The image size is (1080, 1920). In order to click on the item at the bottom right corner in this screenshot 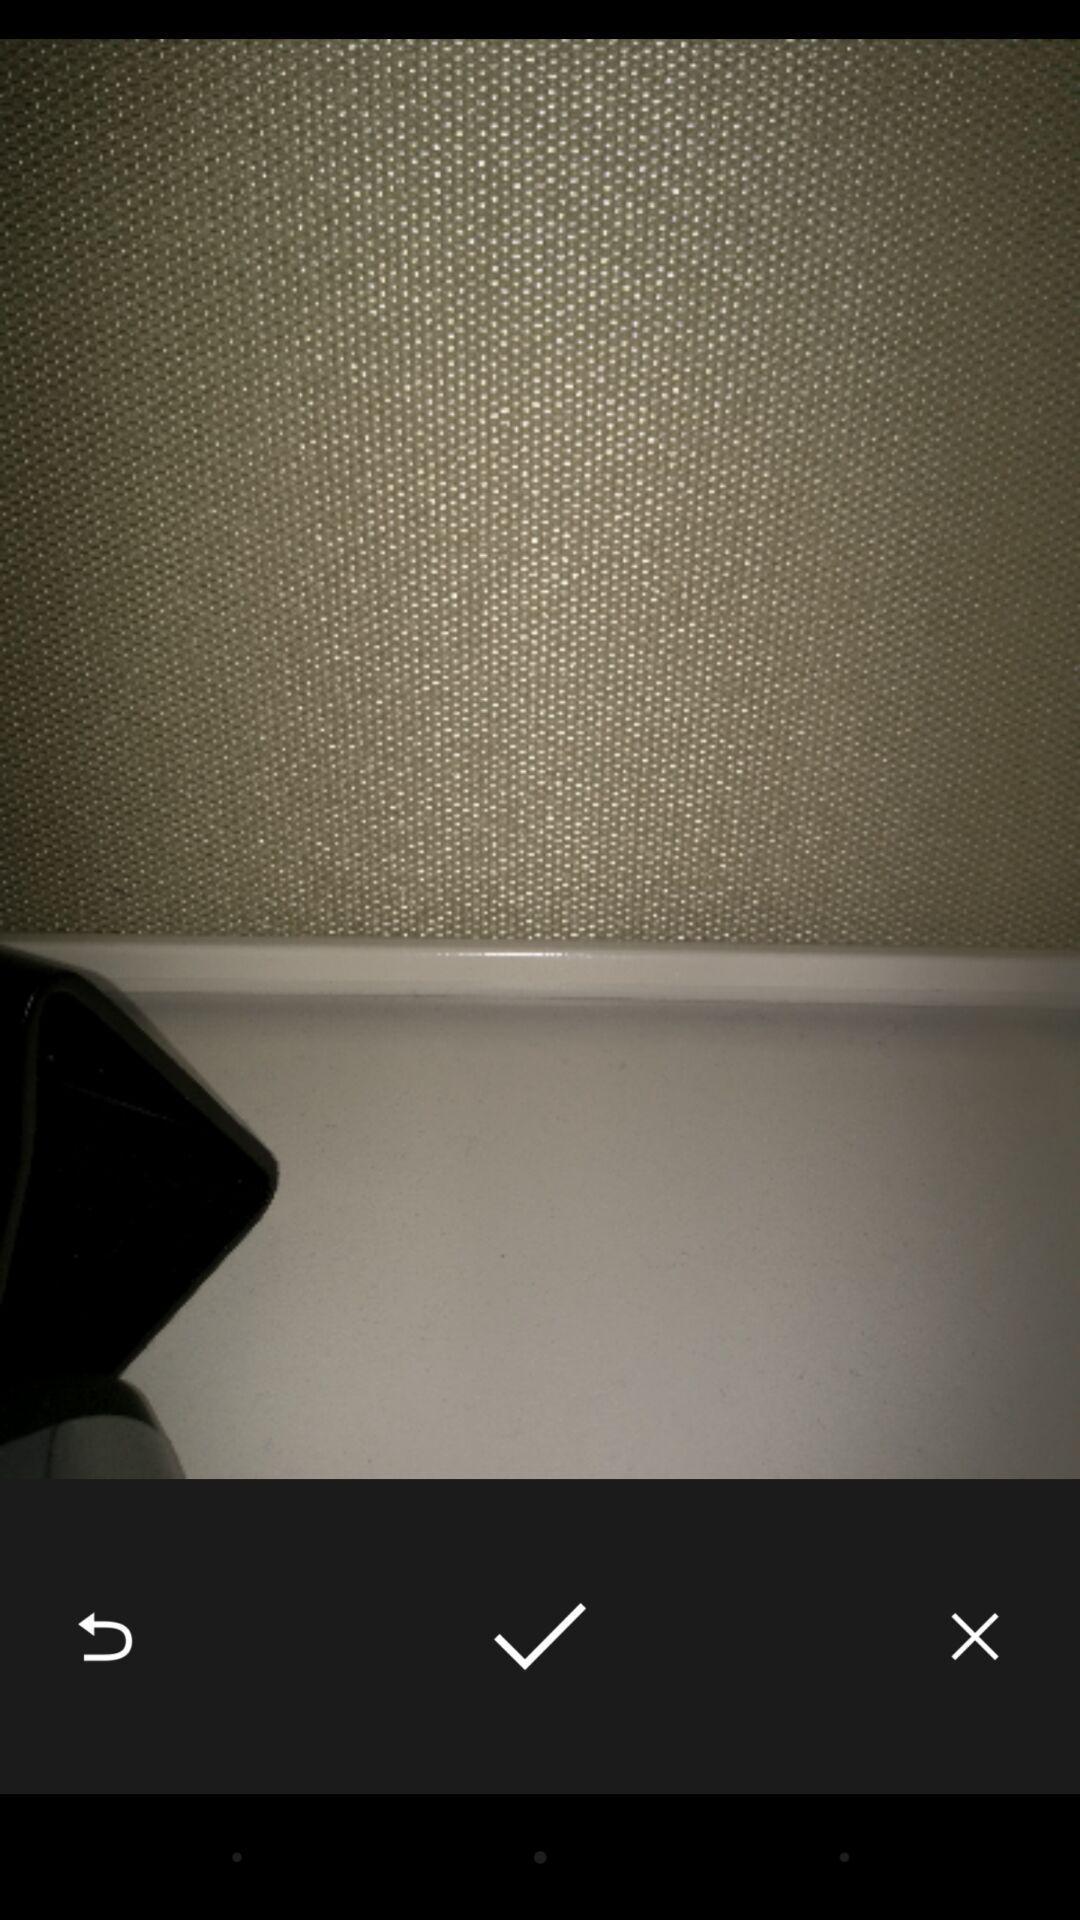, I will do `click(974, 1636)`.